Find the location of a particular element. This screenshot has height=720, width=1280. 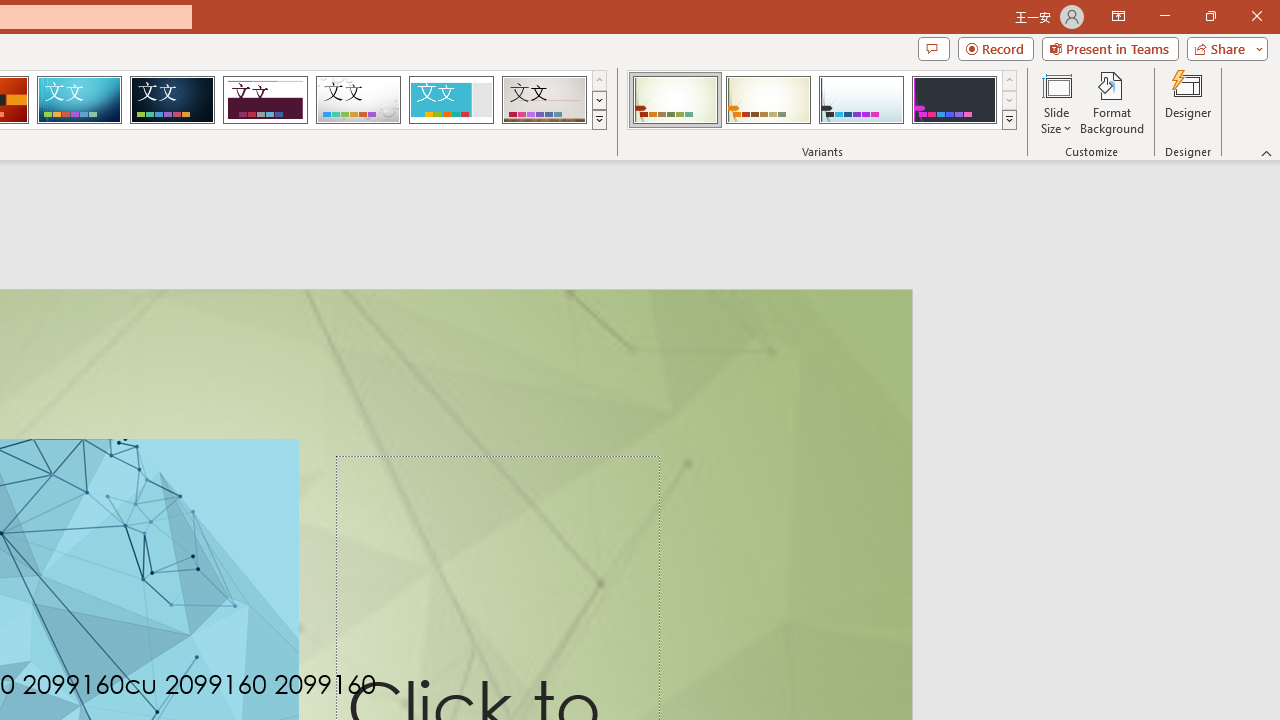

'Droplet' is located at coordinates (358, 100).